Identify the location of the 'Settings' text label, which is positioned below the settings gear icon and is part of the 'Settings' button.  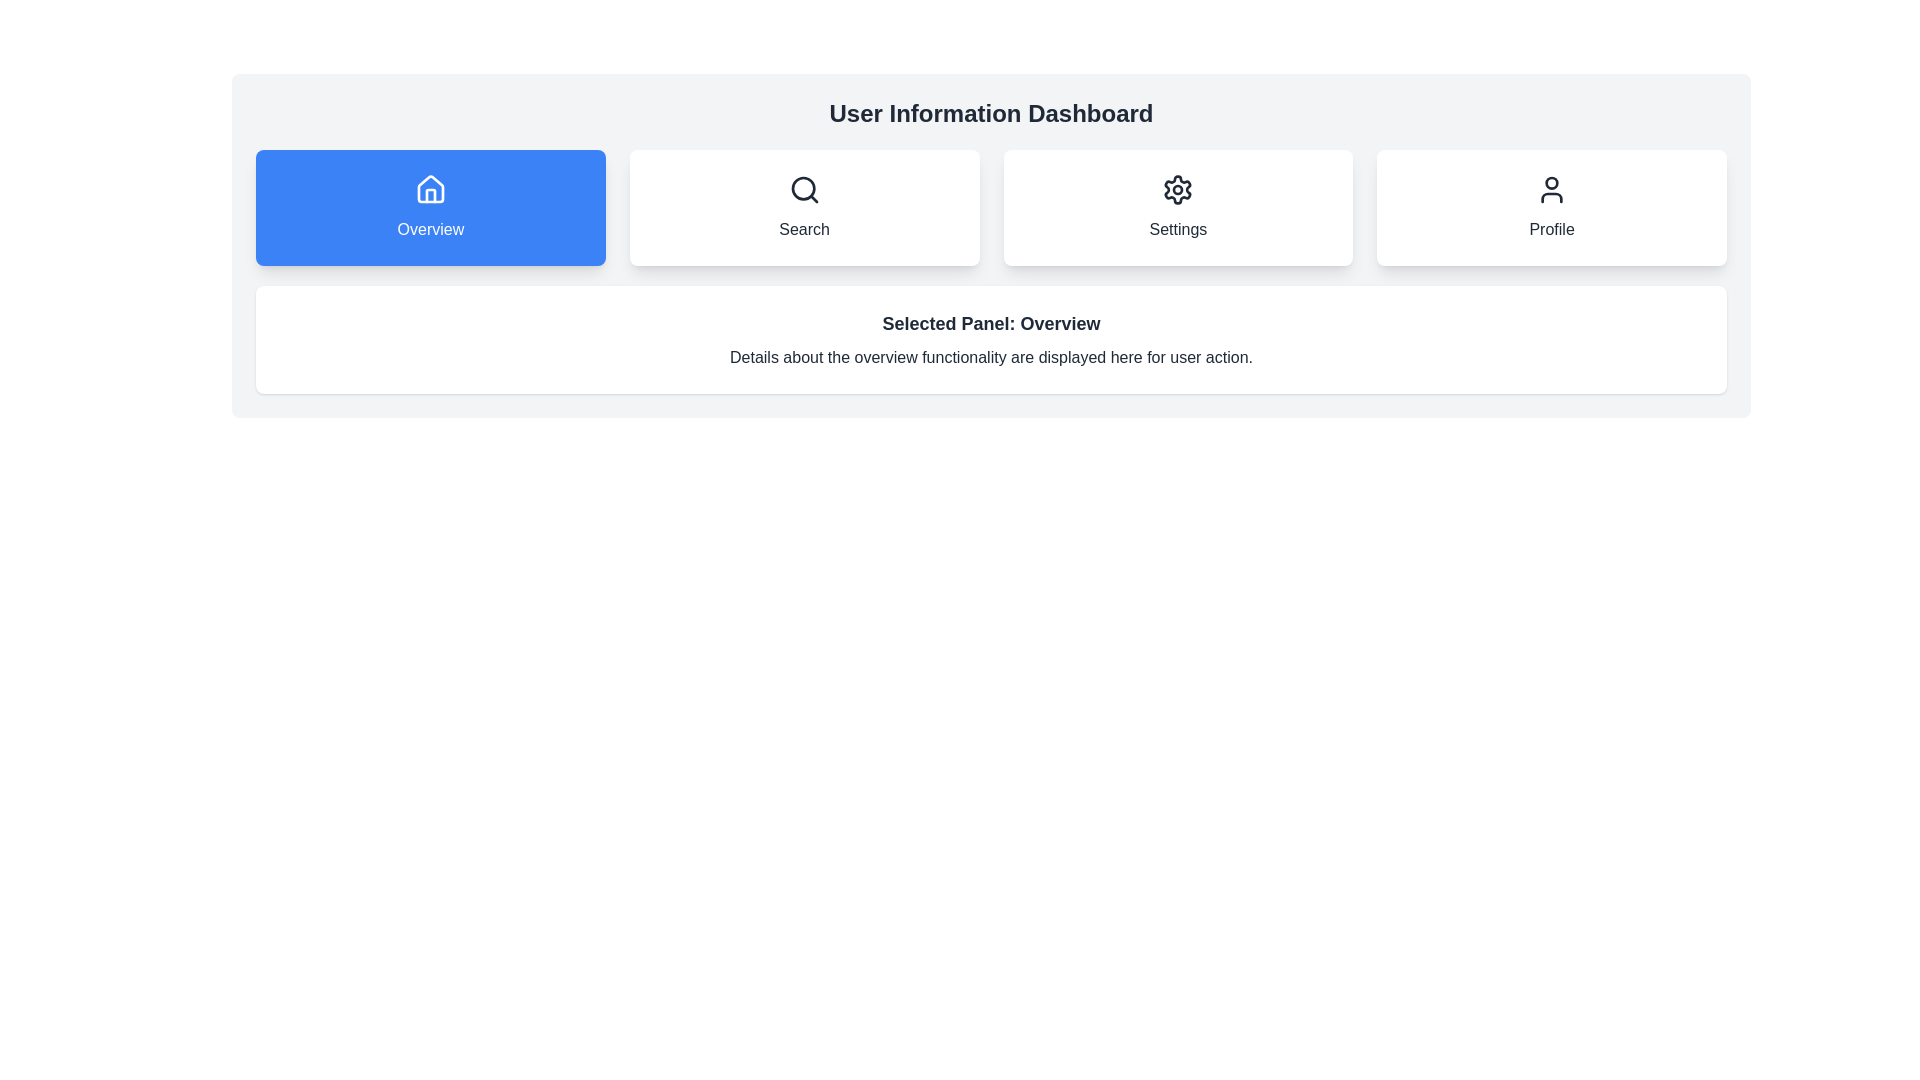
(1178, 229).